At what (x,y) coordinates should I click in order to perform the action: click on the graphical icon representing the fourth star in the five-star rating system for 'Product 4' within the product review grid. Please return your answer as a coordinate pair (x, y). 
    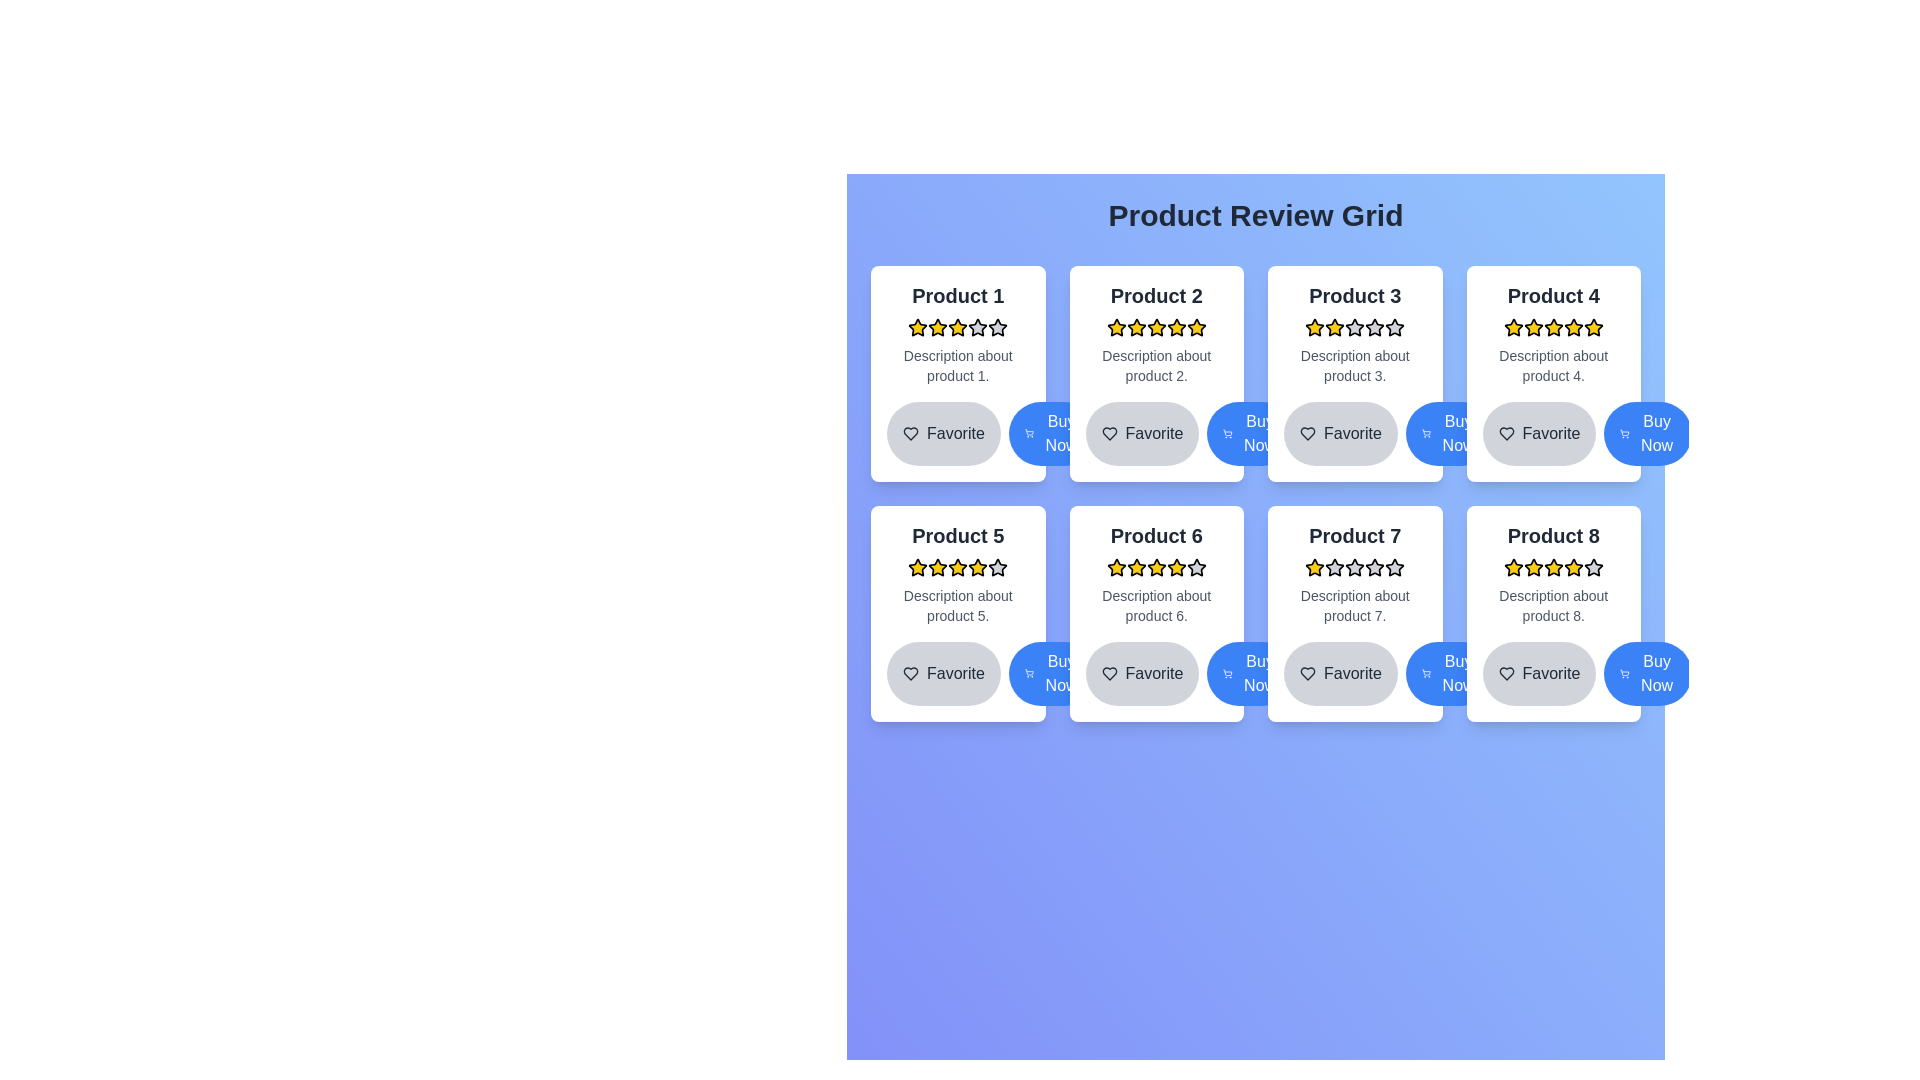
    Looking at the image, I should click on (1552, 326).